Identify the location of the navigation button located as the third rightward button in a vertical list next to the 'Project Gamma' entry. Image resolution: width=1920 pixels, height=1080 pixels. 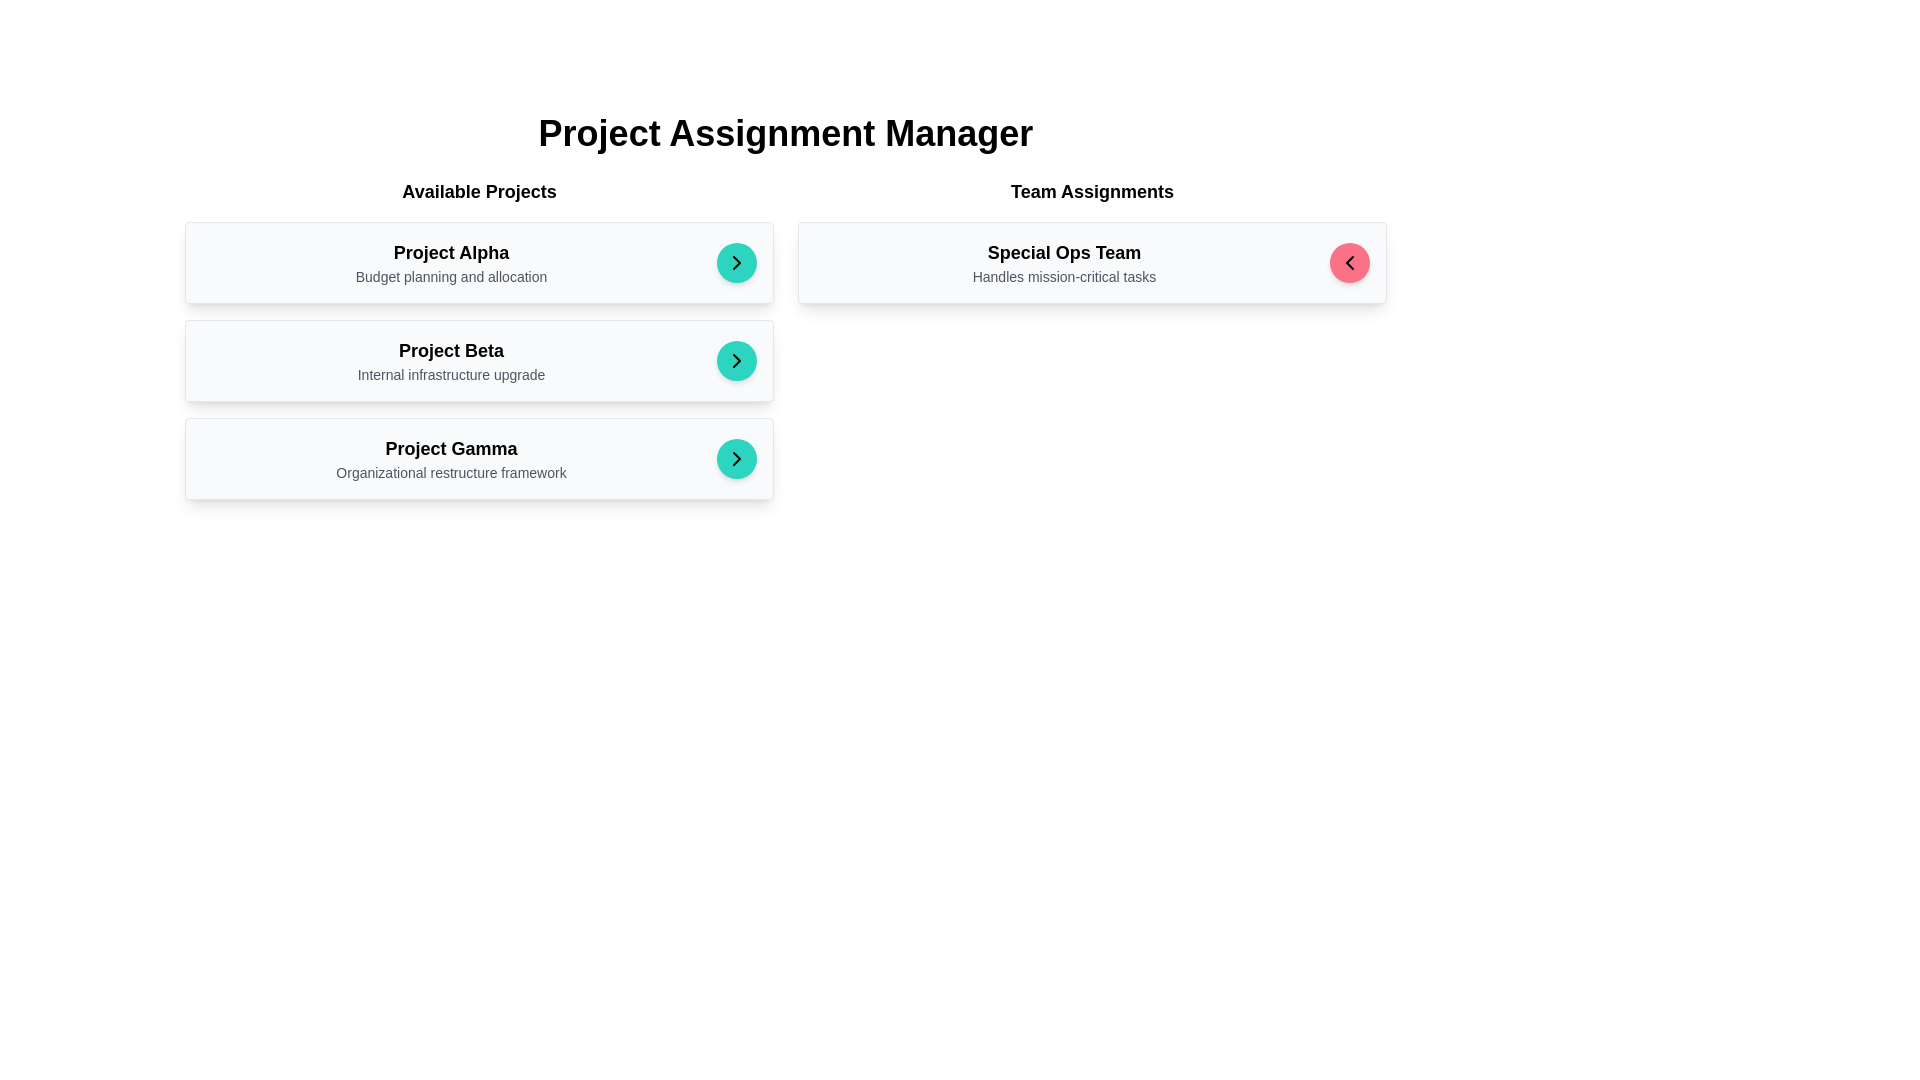
(736, 459).